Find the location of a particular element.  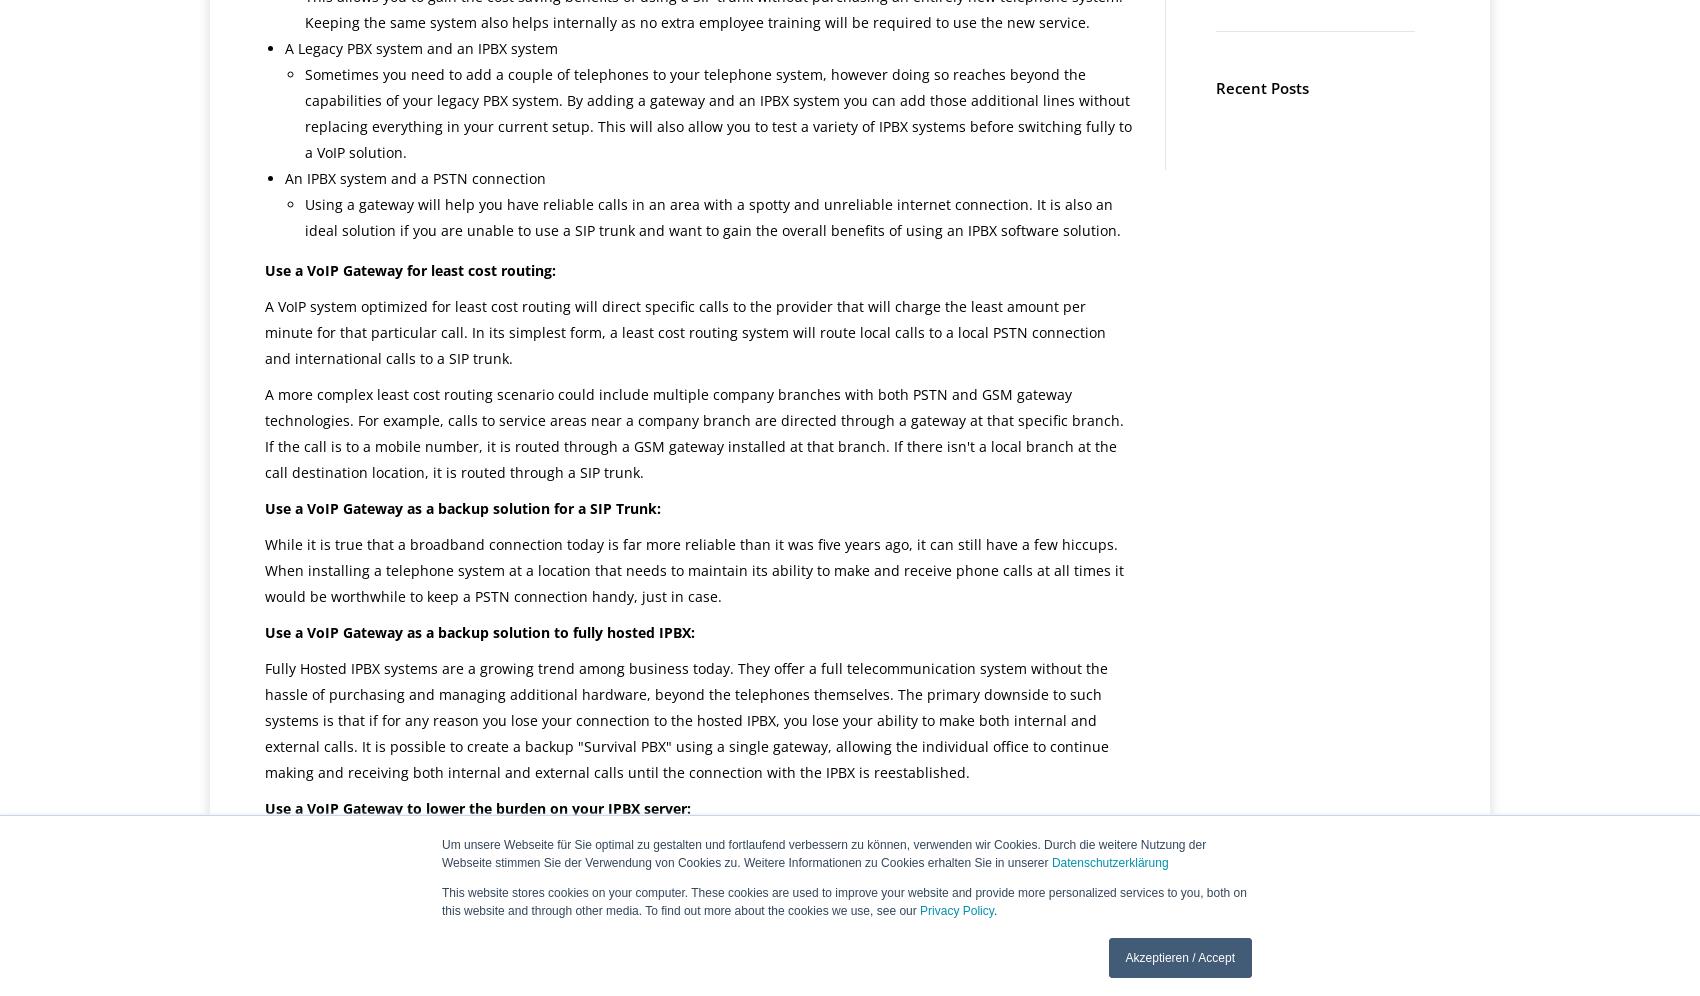

'Fully Hosted IPBX systems are a growing trend among business today. They offer a full telecommunication system without the hassle of purchasing and managing additional hardware, beyond the telephones themselves. The primary downside to such systems is that if for any reason you lose your connection to the hosted IPBX, you lose your ability to make both internal and external calls. It is possible to create a backup "Survival PBX" using a single gateway, allowing the individual office to continue making and receiving both internal and external calls until the connection with the IPBX is reestablished.' is located at coordinates (686, 719).